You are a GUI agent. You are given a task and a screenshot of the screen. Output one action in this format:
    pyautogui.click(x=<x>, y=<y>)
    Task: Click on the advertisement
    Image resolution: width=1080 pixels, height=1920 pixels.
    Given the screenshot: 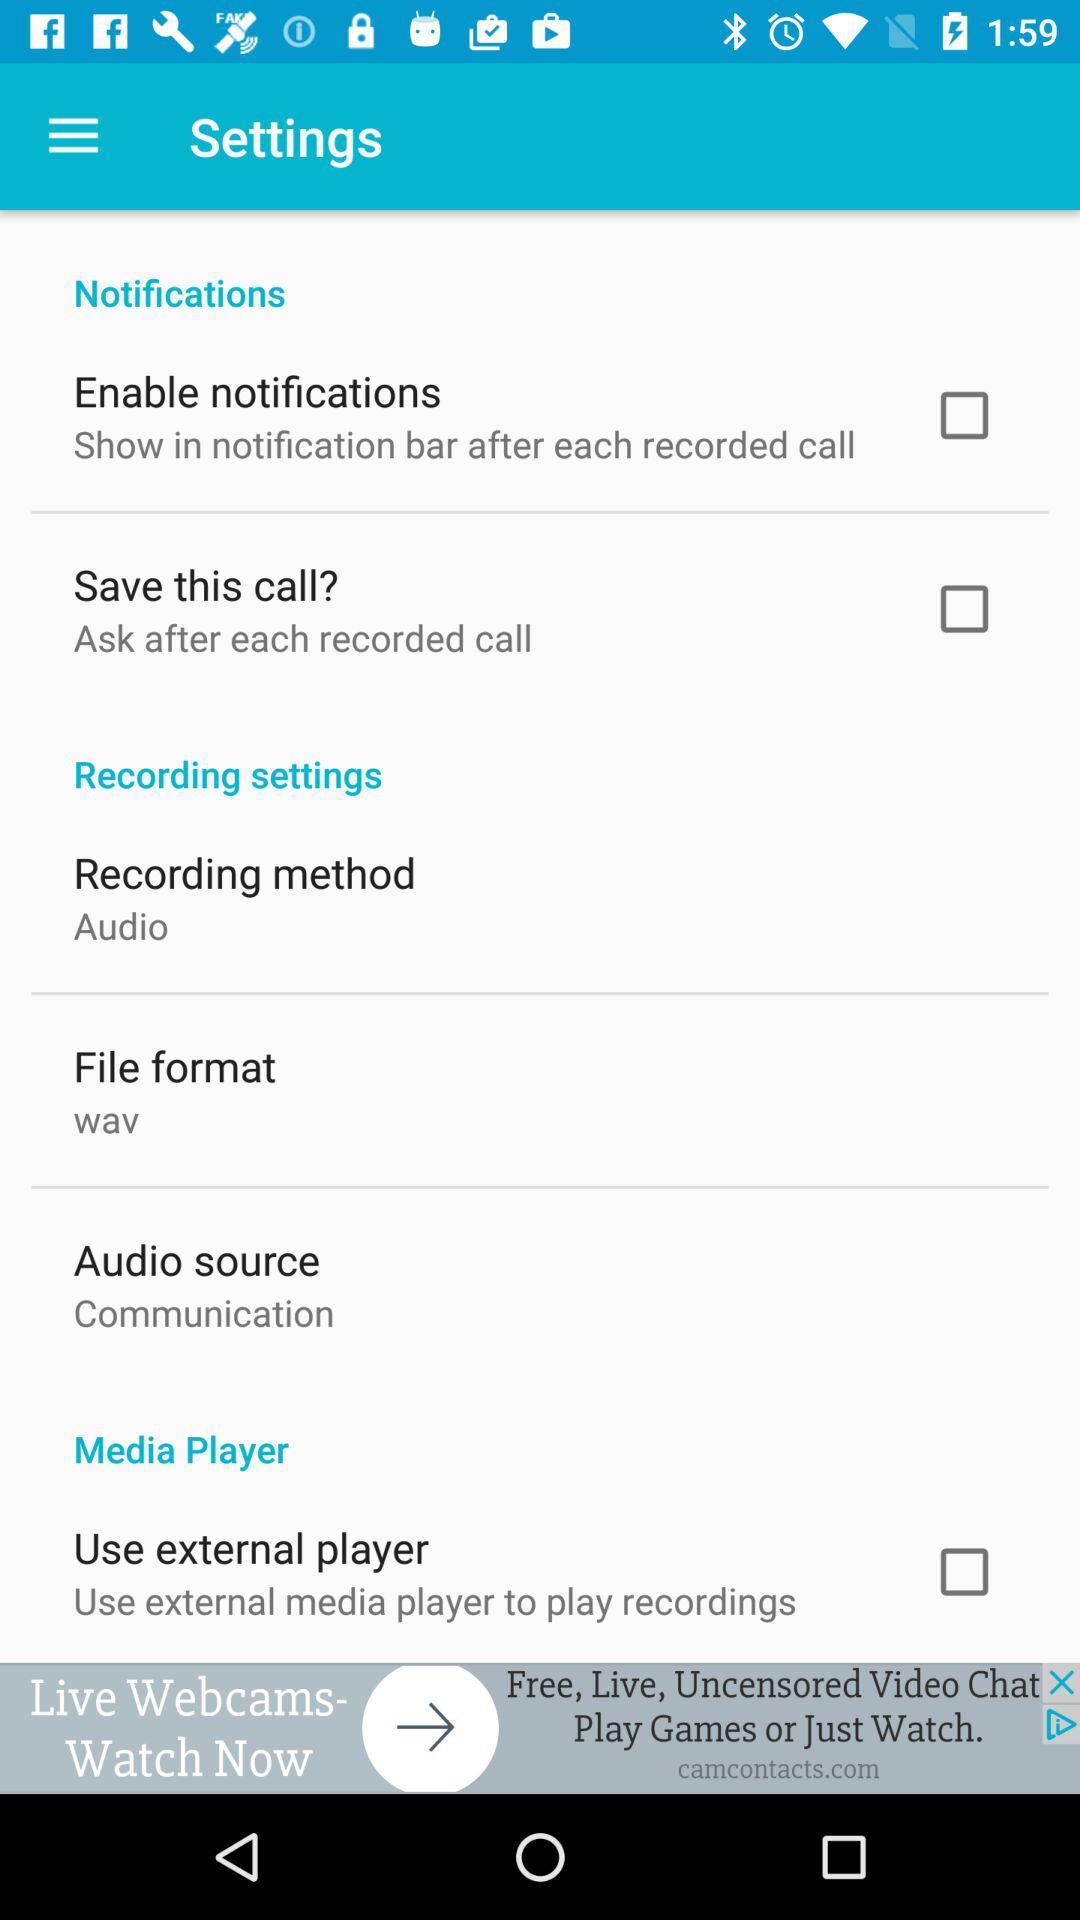 What is the action you would take?
    pyautogui.click(x=540, y=1727)
    